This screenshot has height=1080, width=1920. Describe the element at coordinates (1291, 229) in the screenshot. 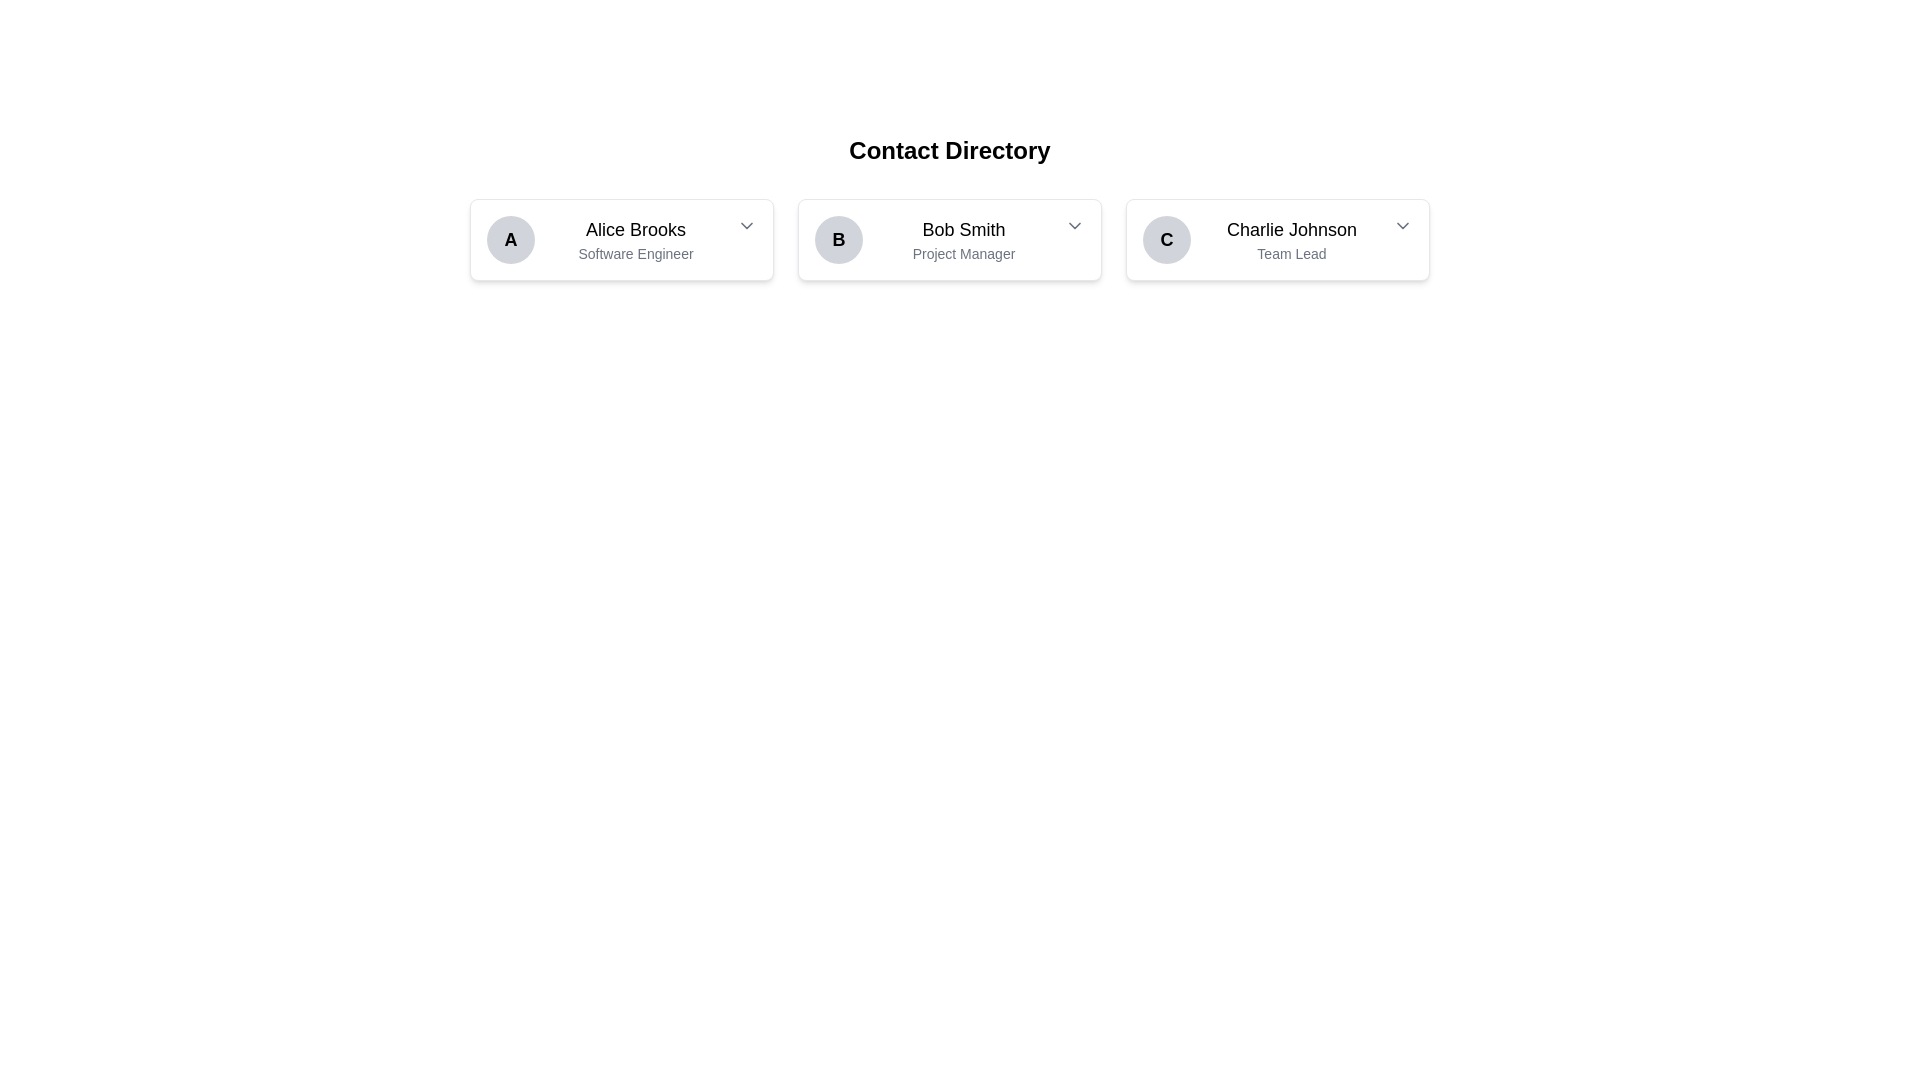

I see `the text label displaying the name 'Charlie Johnson', which is centered in the third interactive card titled 'C Charlie Johnson'` at that location.